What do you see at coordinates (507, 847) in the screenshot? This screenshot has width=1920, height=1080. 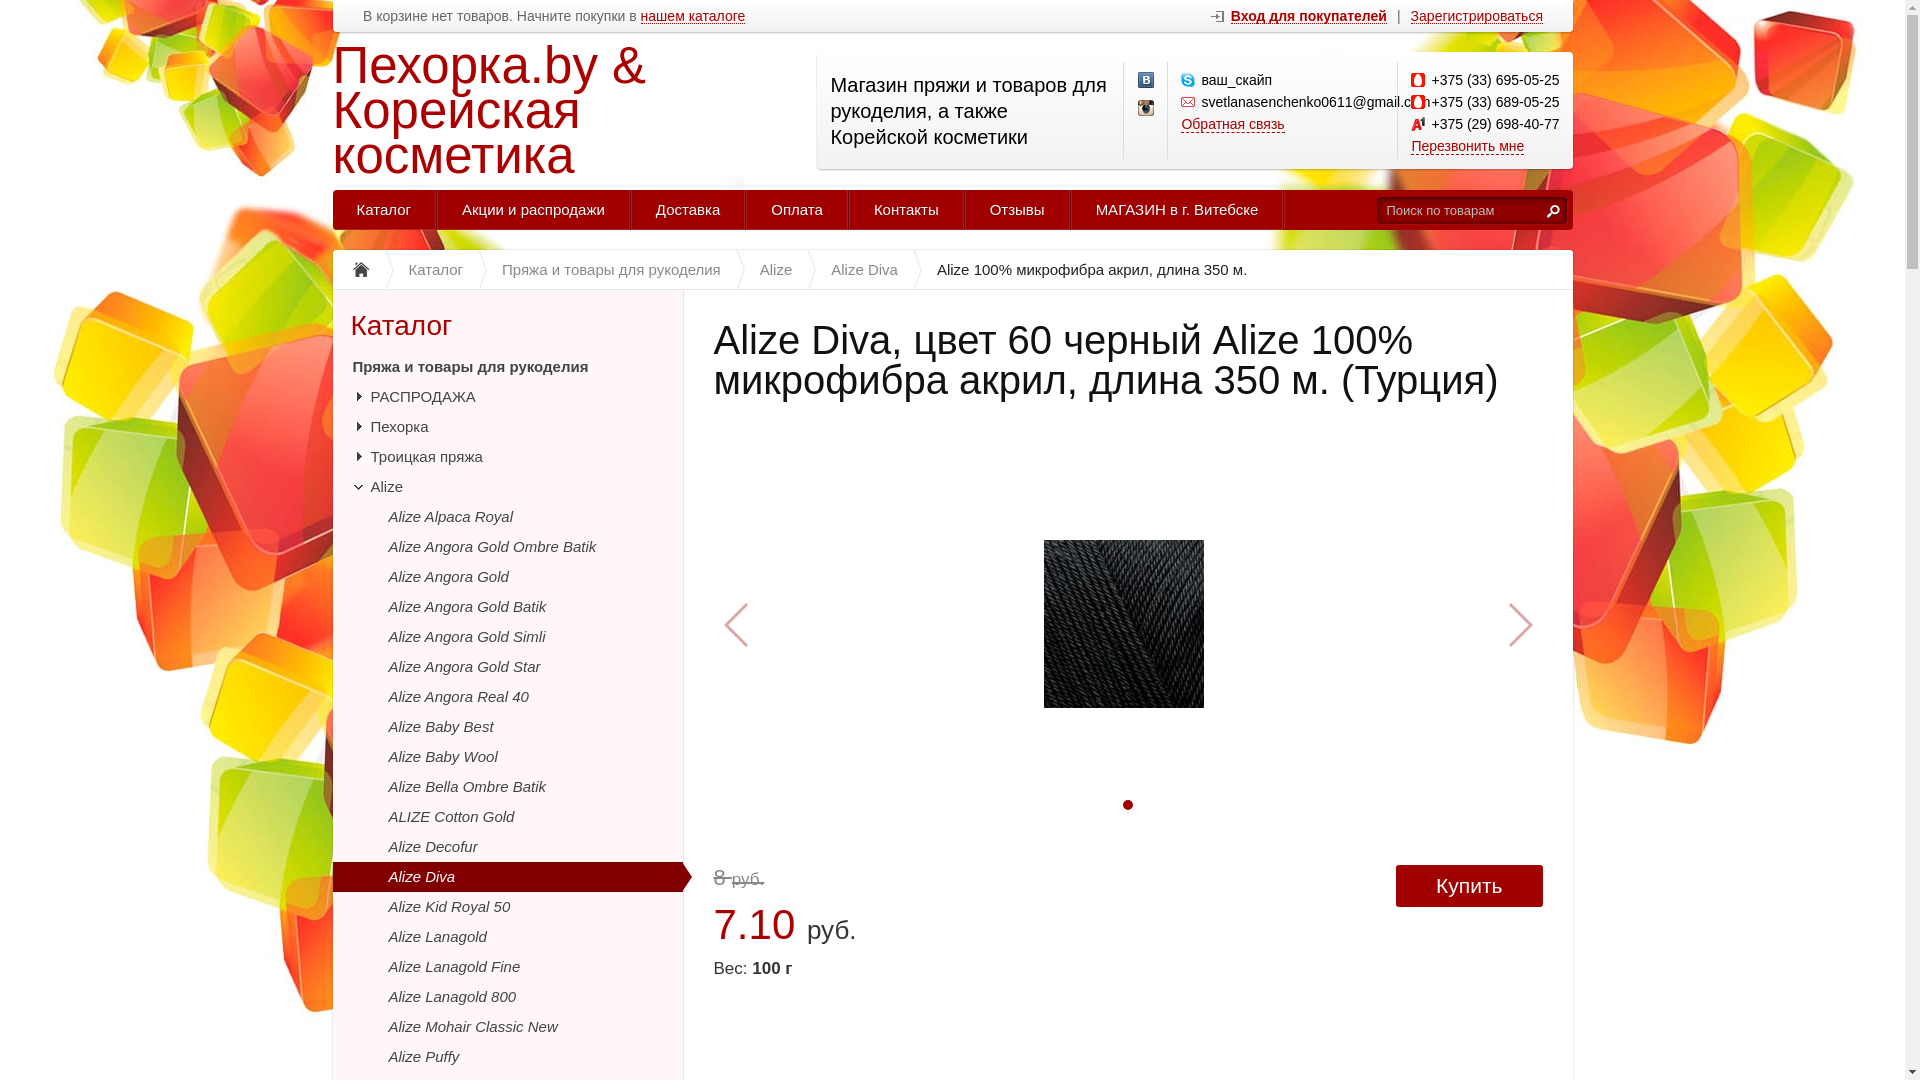 I see `'Alize Decofur'` at bounding box center [507, 847].